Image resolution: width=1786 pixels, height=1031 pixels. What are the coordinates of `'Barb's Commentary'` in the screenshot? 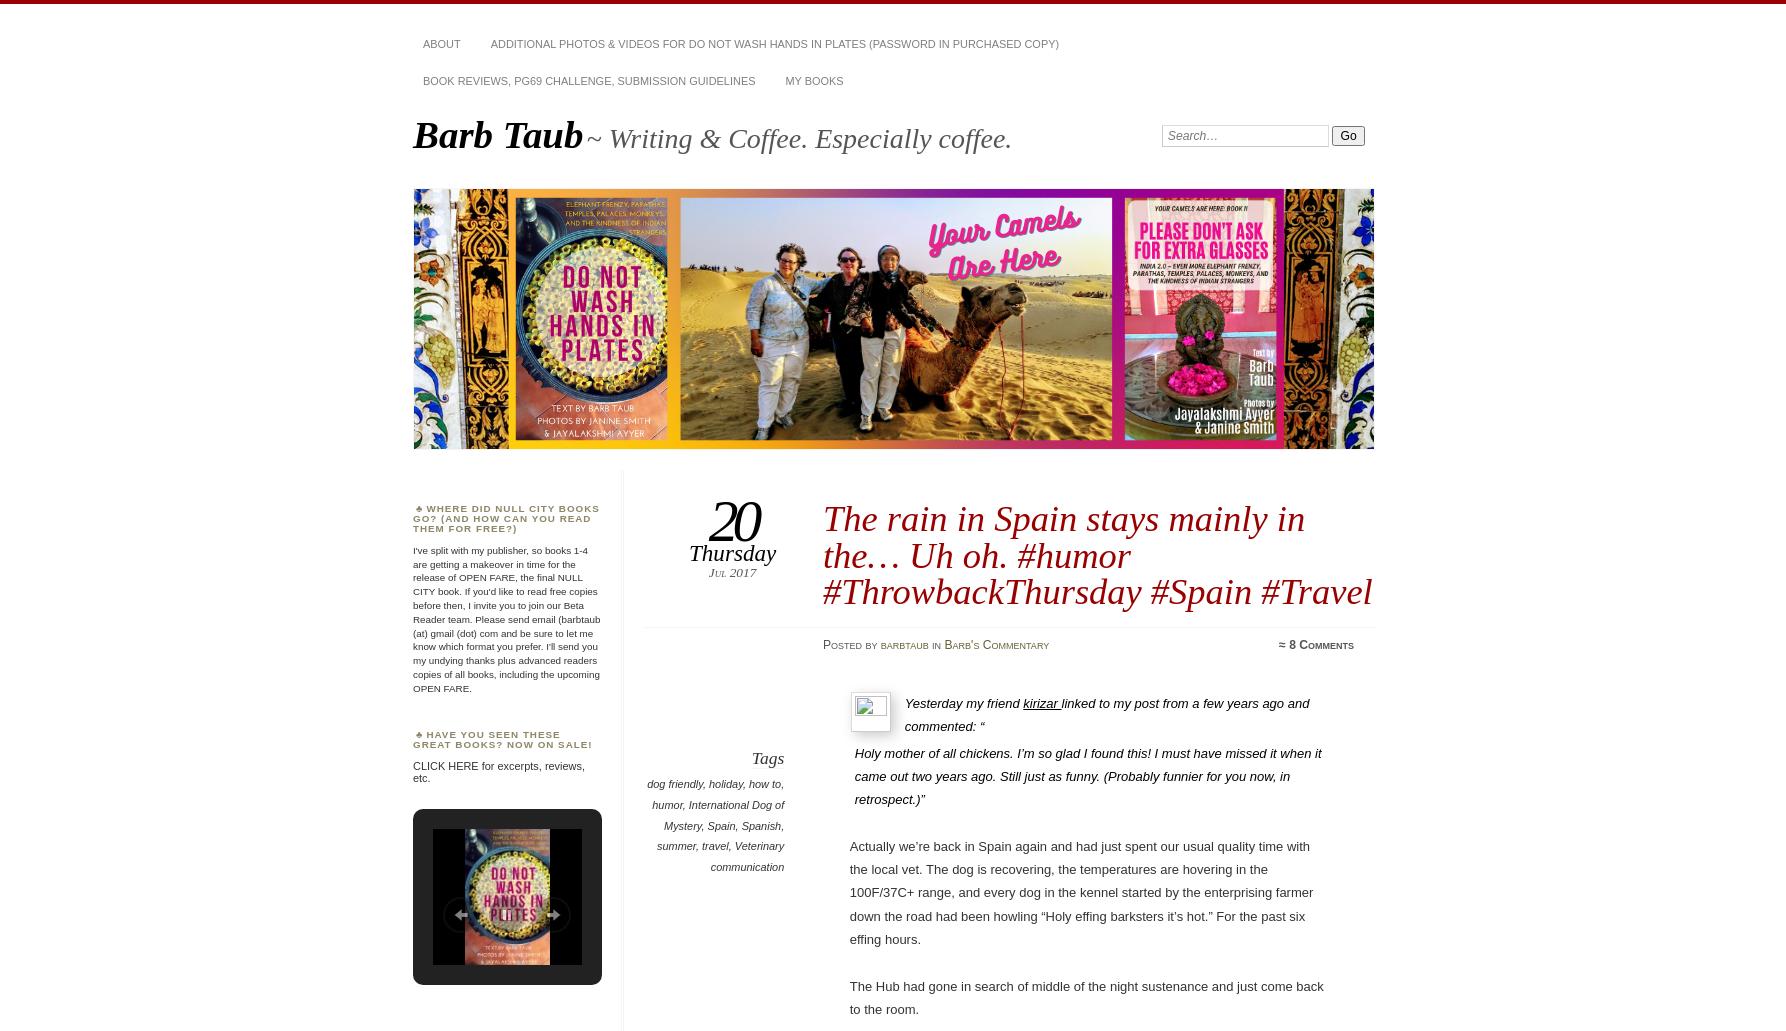 It's located at (996, 643).